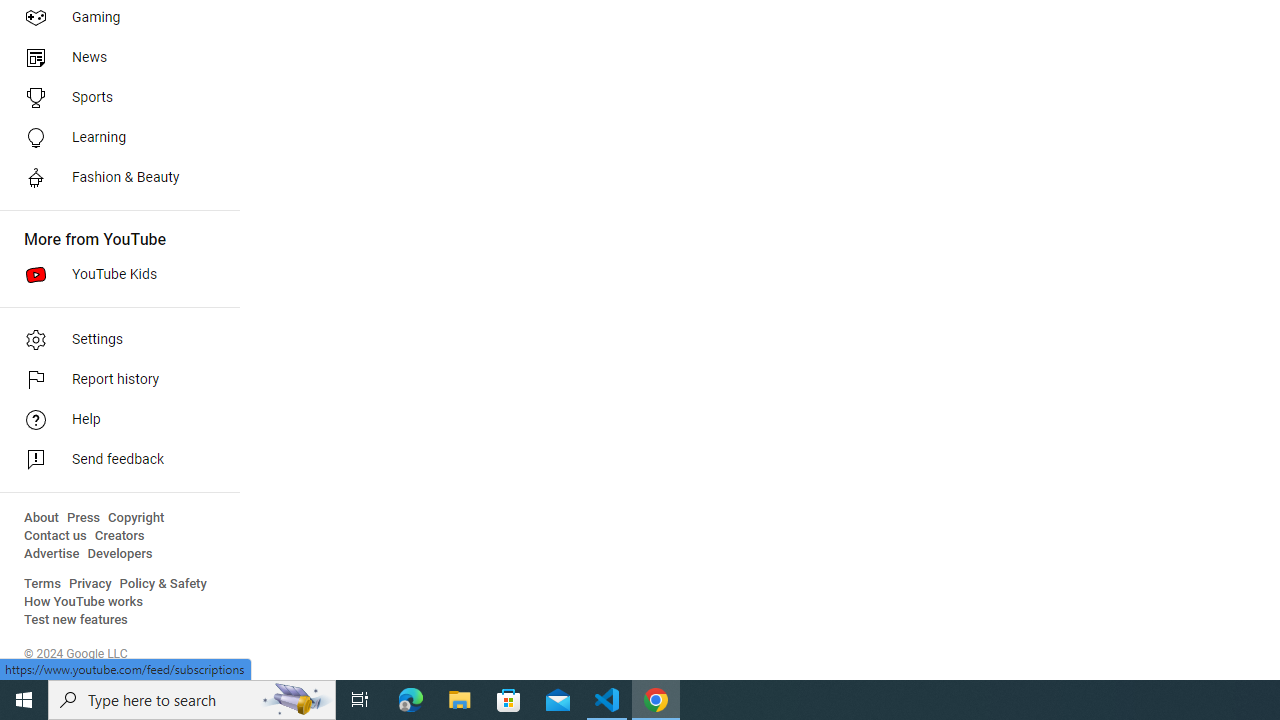  Describe the element at coordinates (163, 584) in the screenshot. I see `'Policy & Safety'` at that location.